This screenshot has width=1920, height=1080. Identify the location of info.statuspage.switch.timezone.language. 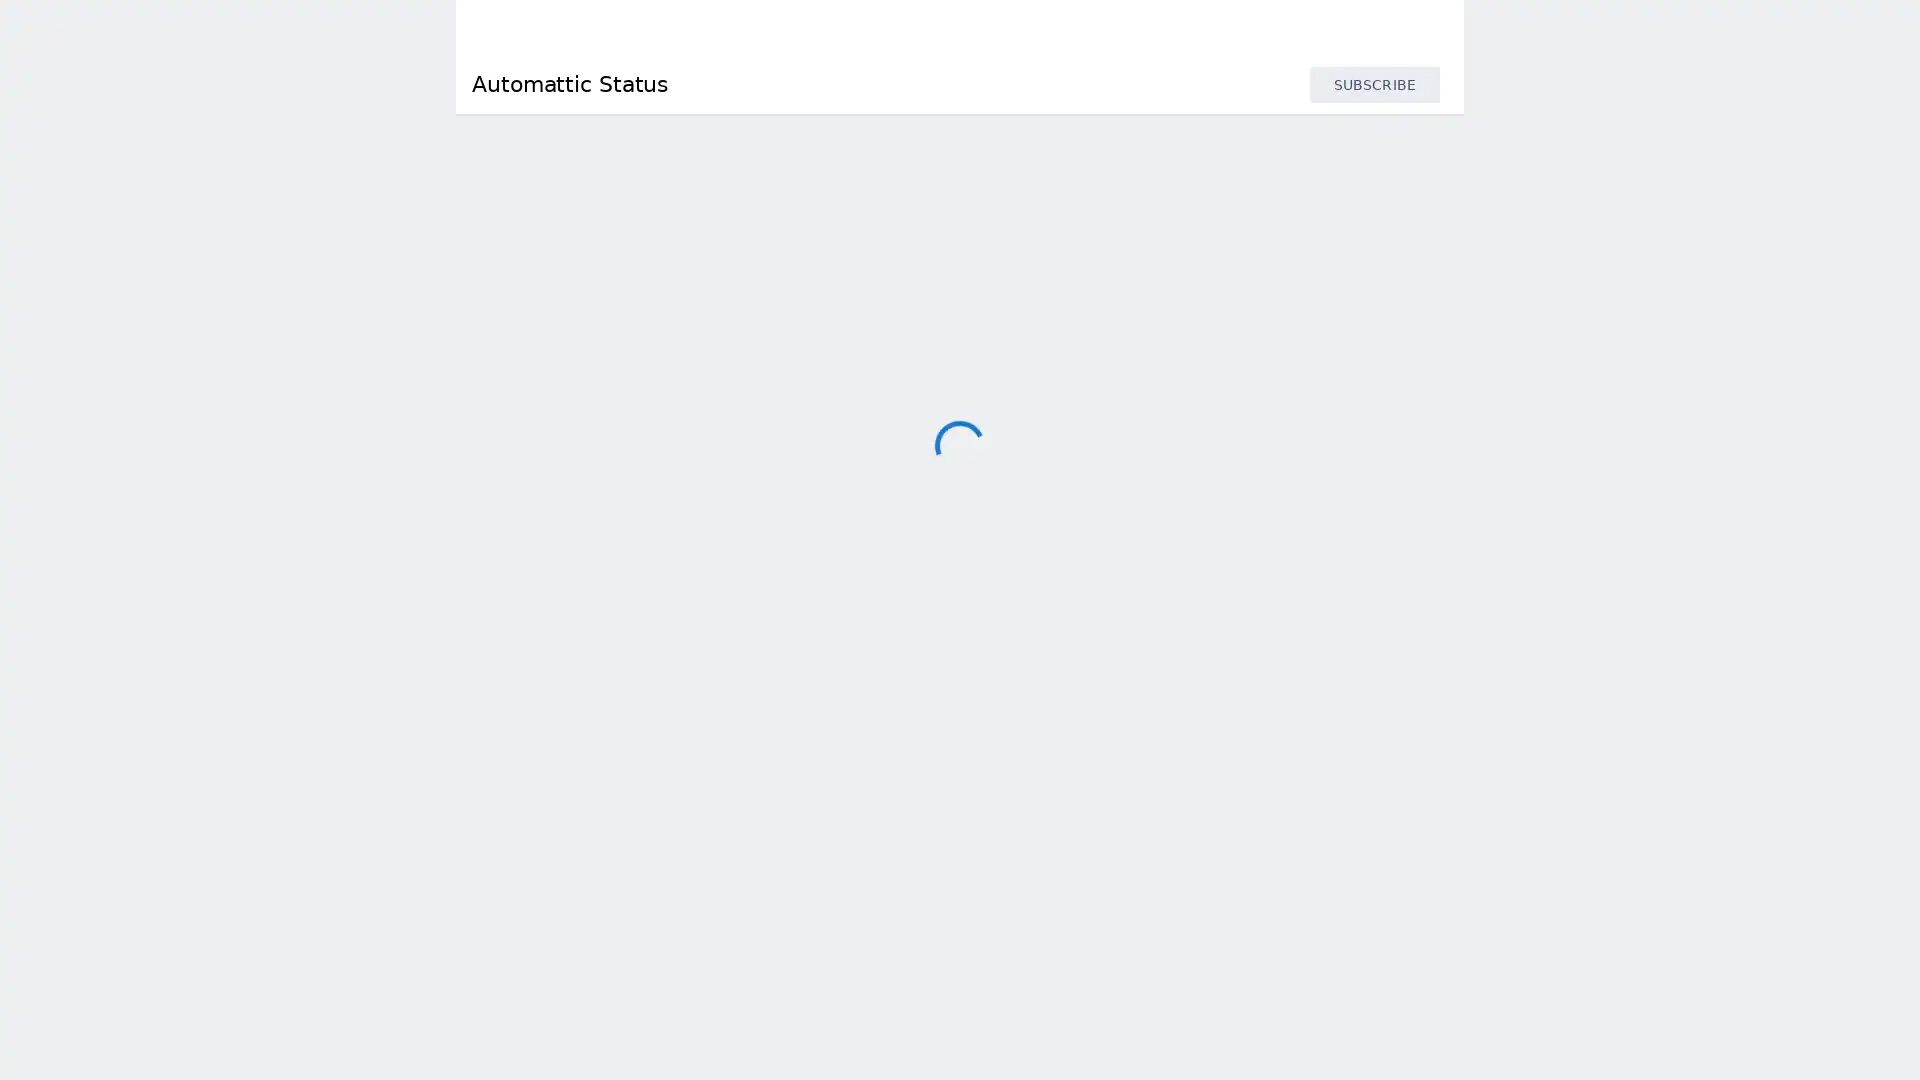
(1420, 35).